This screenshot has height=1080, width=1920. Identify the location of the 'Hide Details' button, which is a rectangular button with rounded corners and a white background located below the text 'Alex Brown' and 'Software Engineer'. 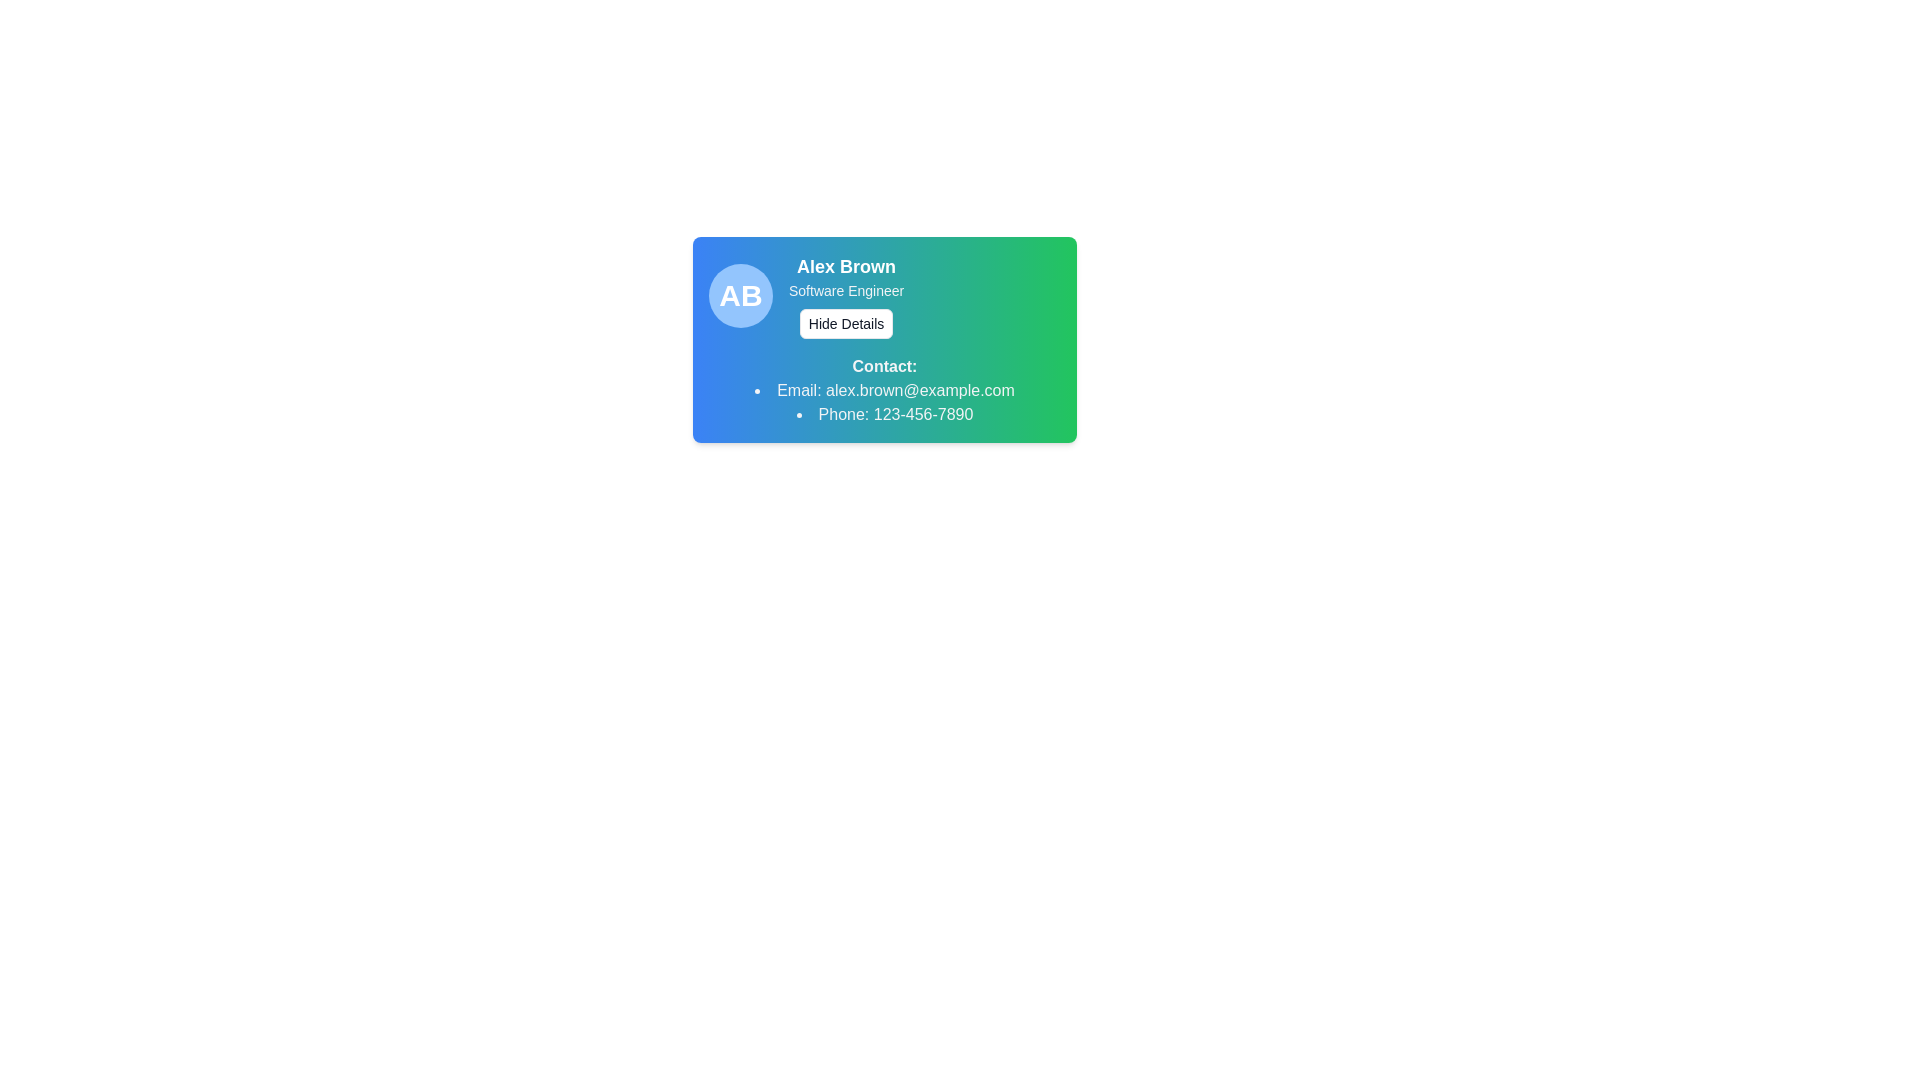
(846, 323).